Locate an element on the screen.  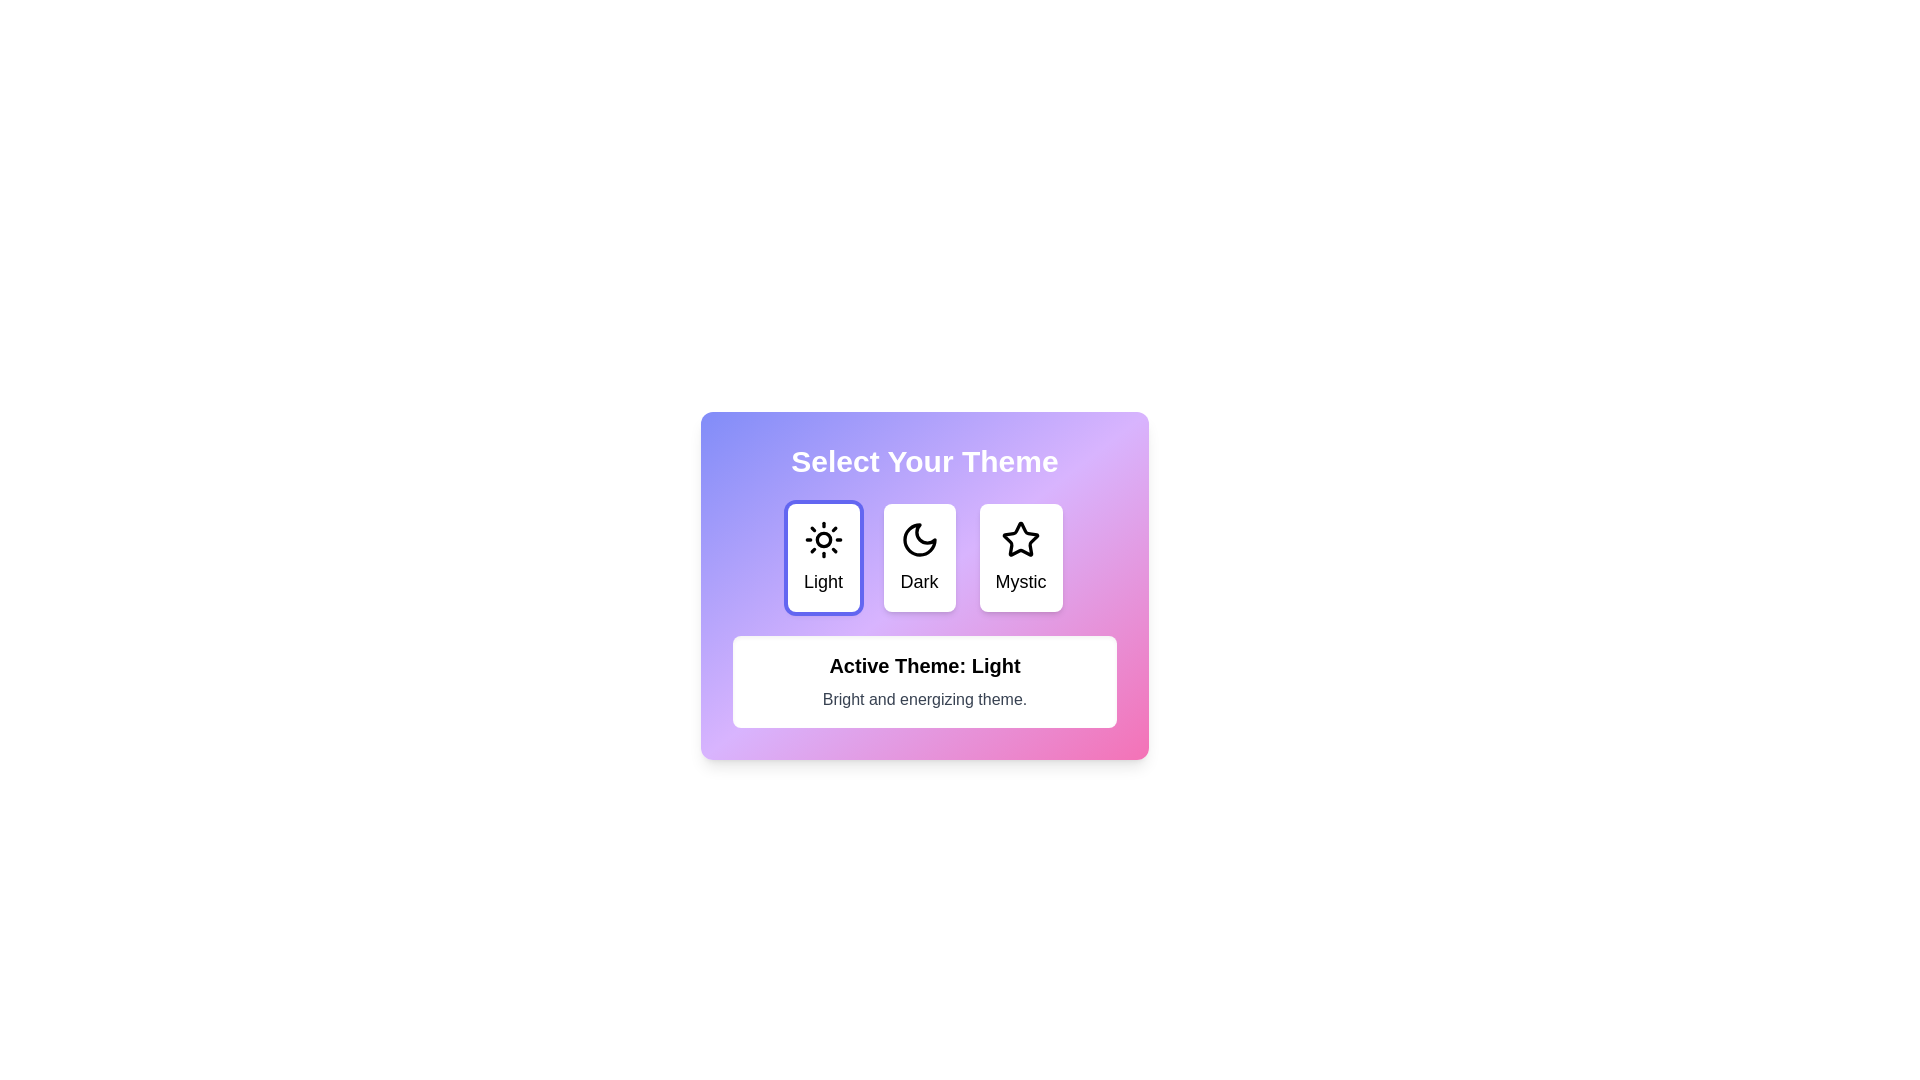
the button labeled Dark to observe its hover effect is located at coordinates (918, 558).